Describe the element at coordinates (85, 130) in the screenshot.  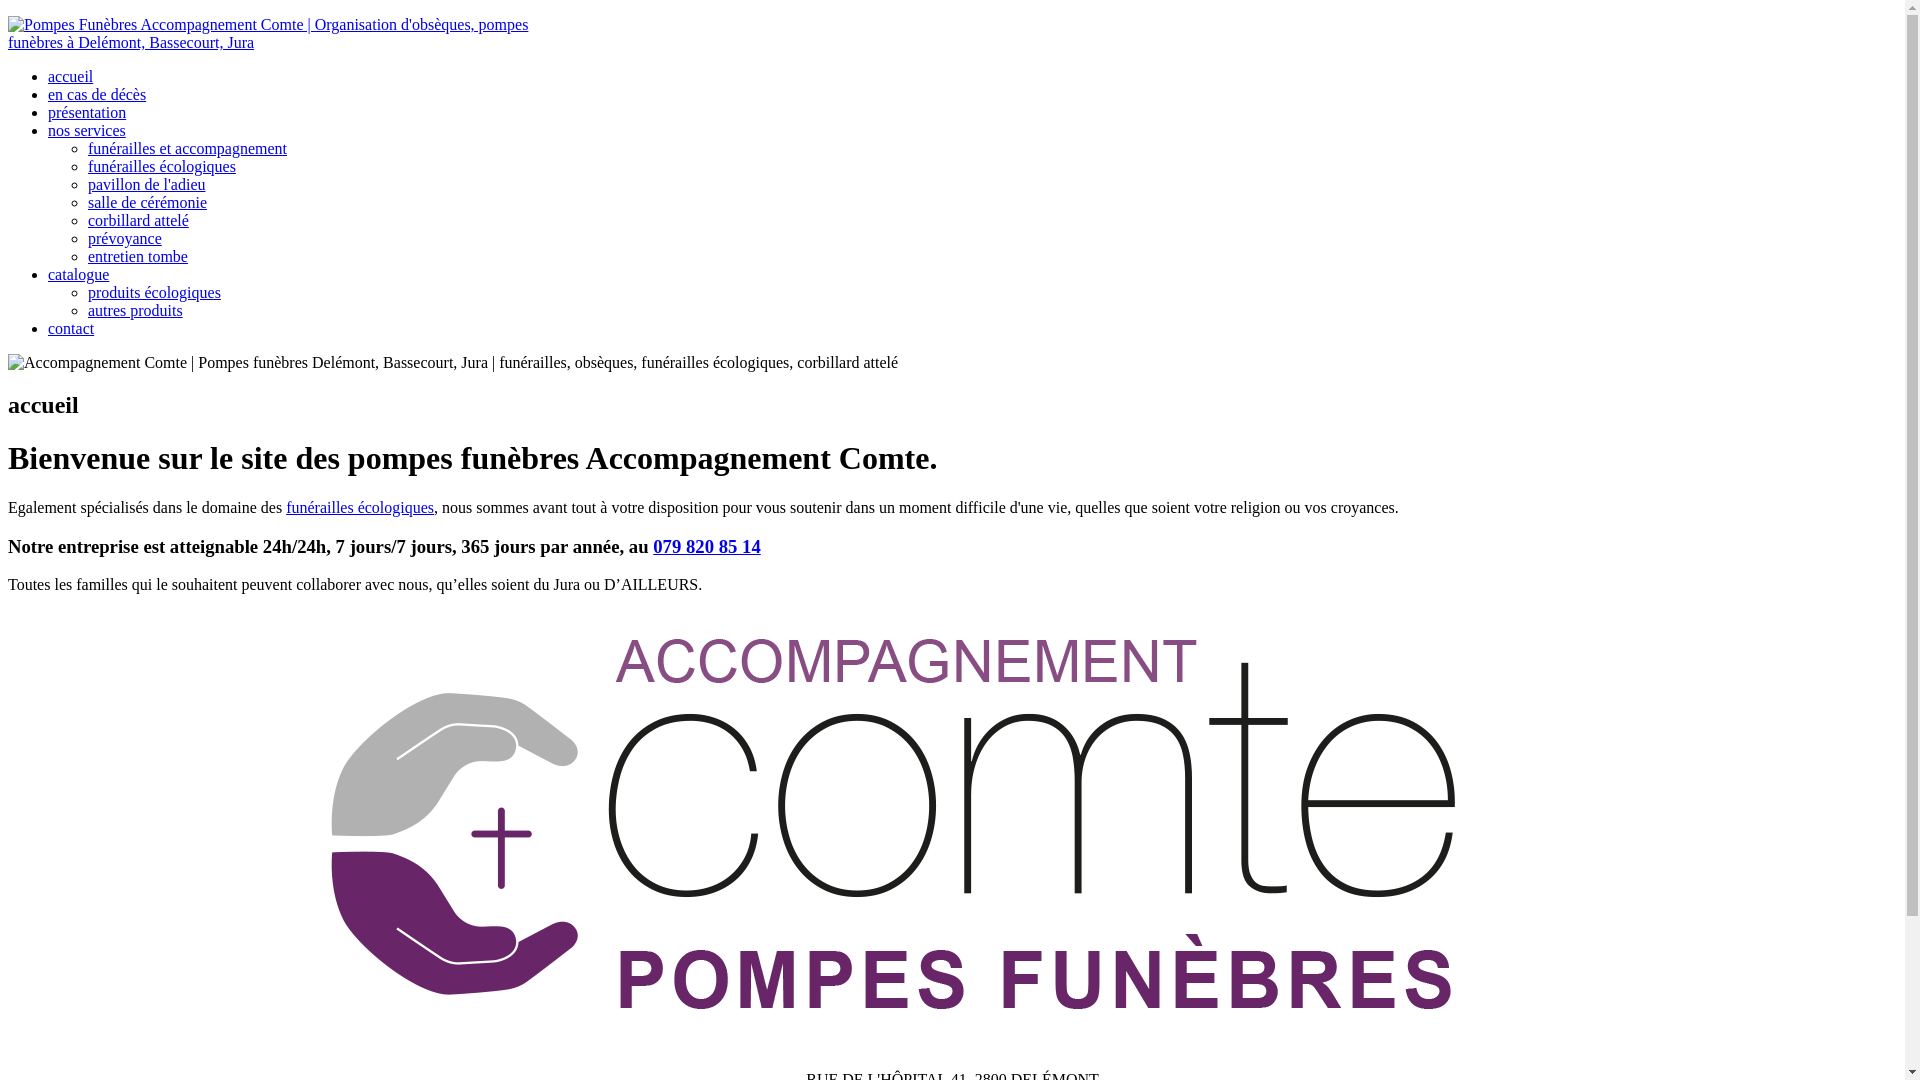
I see `'nos services'` at that location.